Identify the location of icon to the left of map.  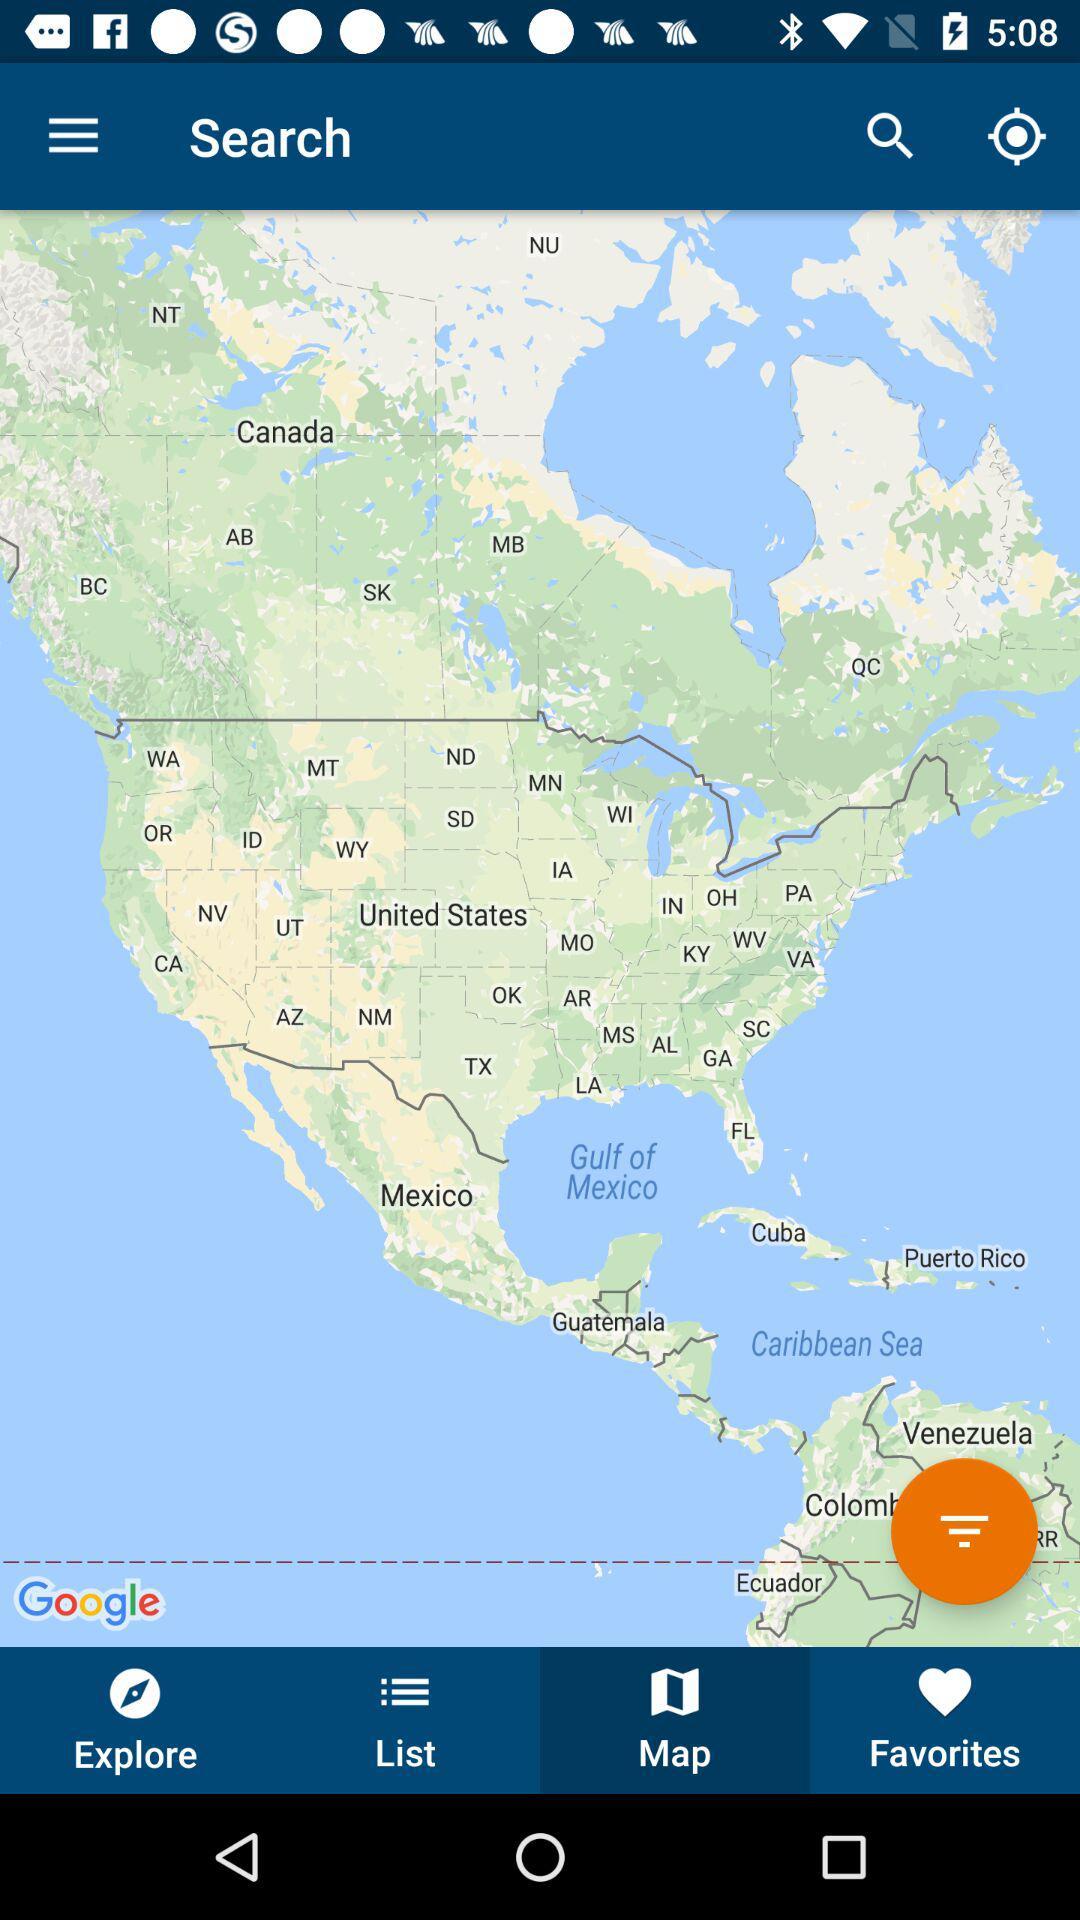
(405, 1719).